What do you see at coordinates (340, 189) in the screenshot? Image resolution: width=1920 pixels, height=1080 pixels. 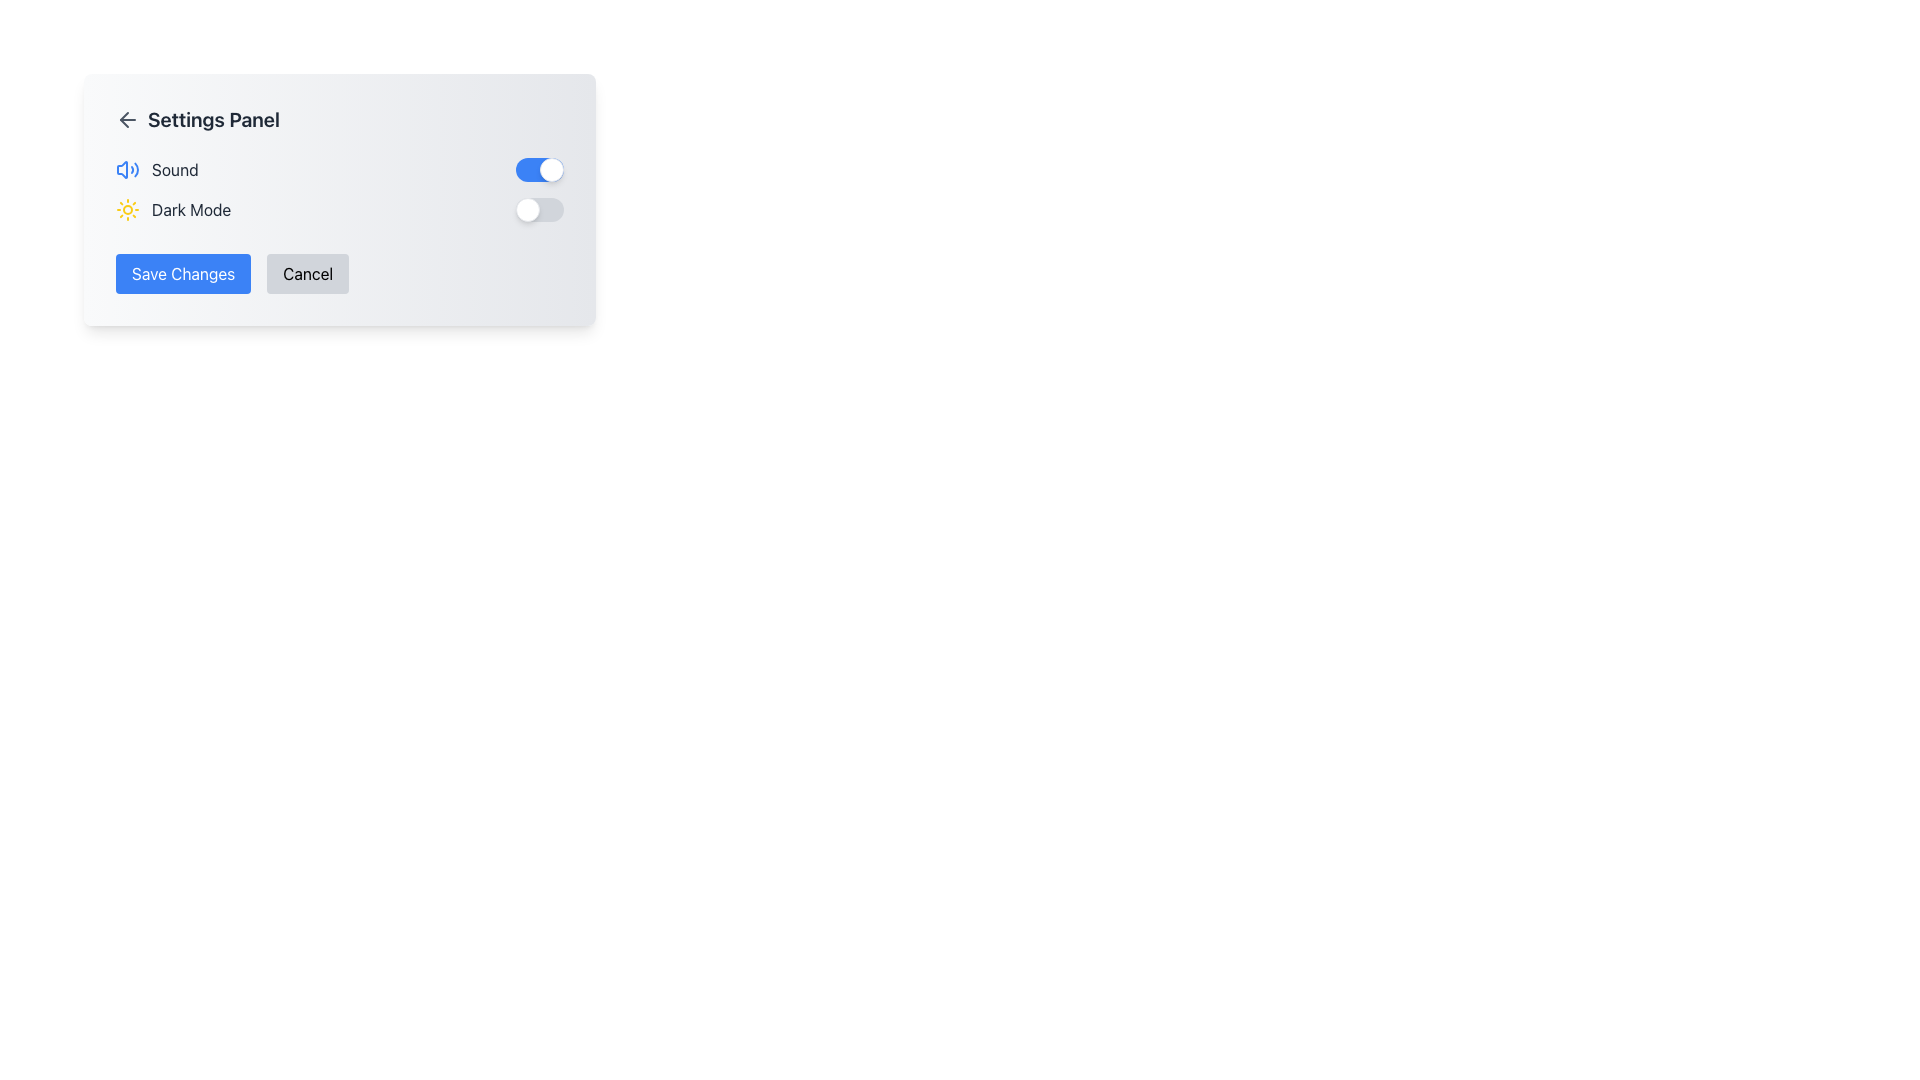 I see `the Settings Section` at bounding box center [340, 189].